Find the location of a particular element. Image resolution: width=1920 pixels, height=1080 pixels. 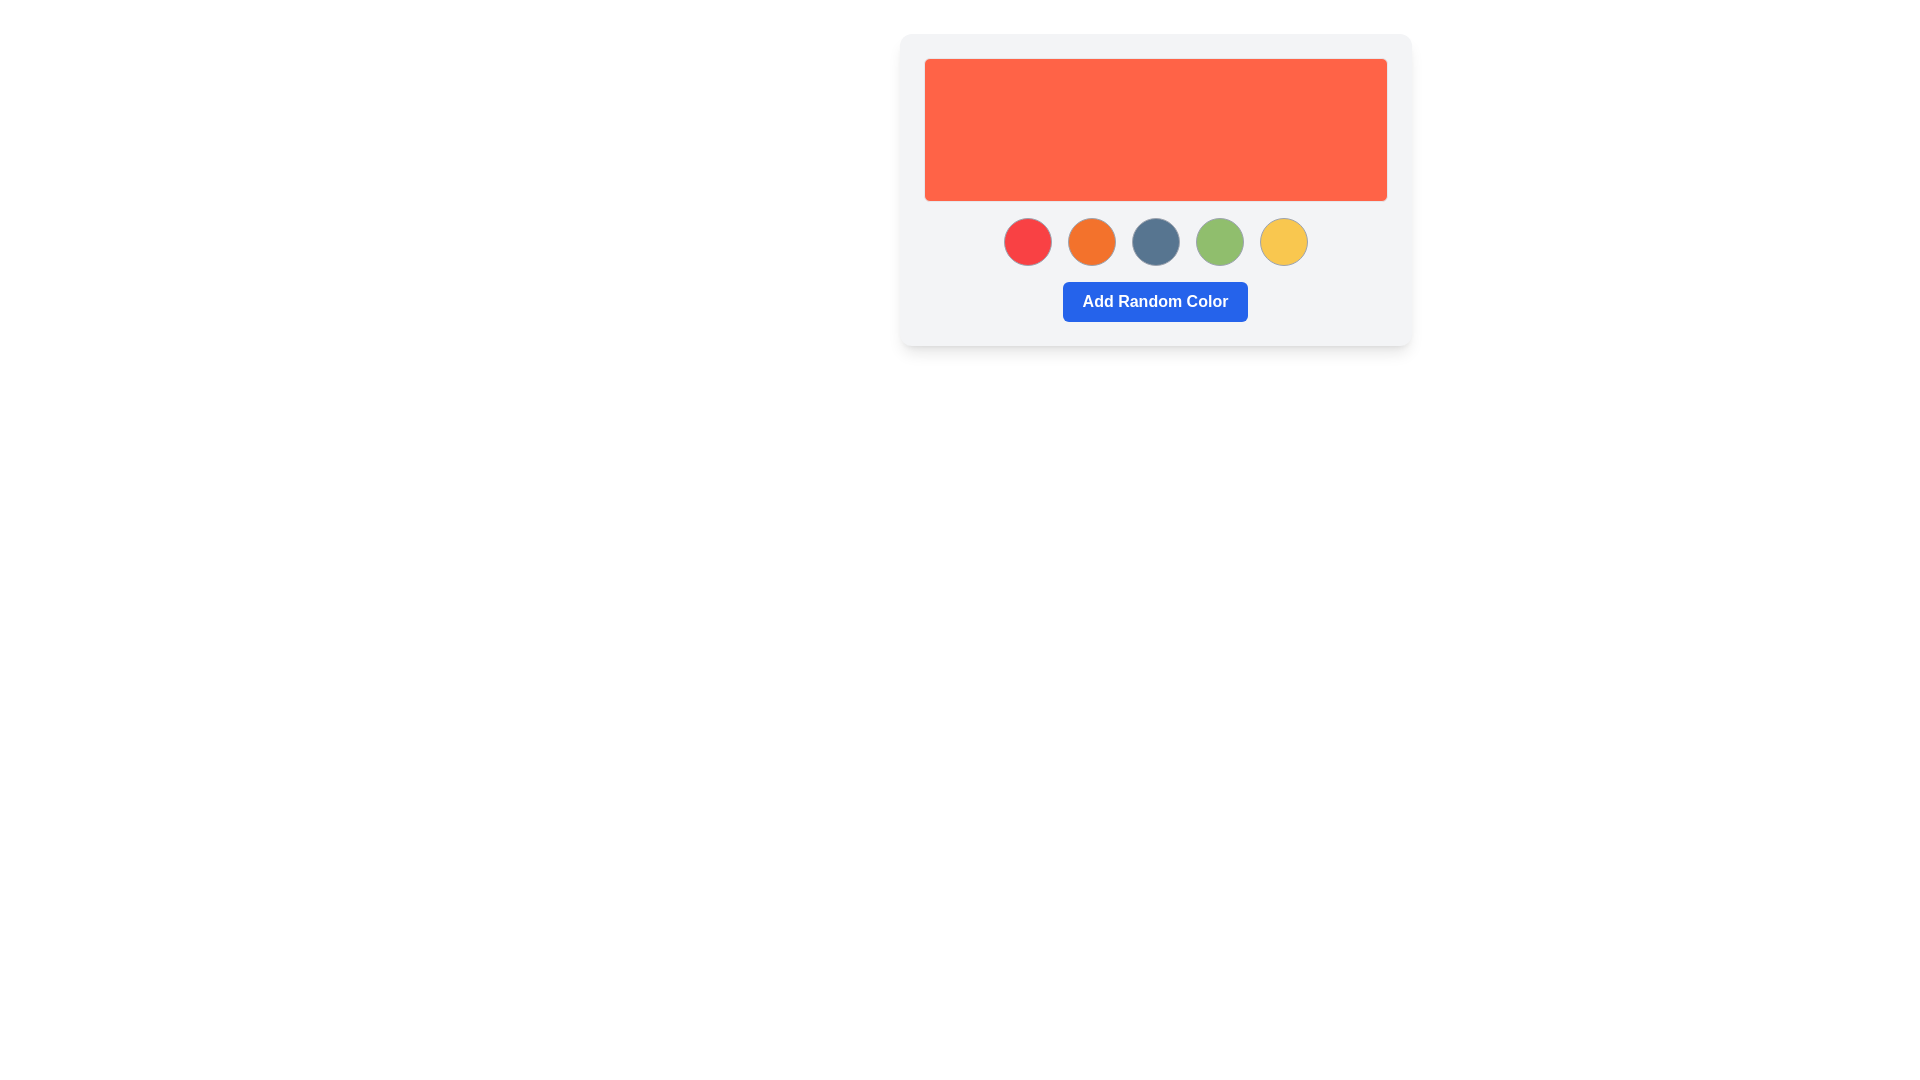

the second circular button from the left that allows users to select a color option is located at coordinates (1090, 241).